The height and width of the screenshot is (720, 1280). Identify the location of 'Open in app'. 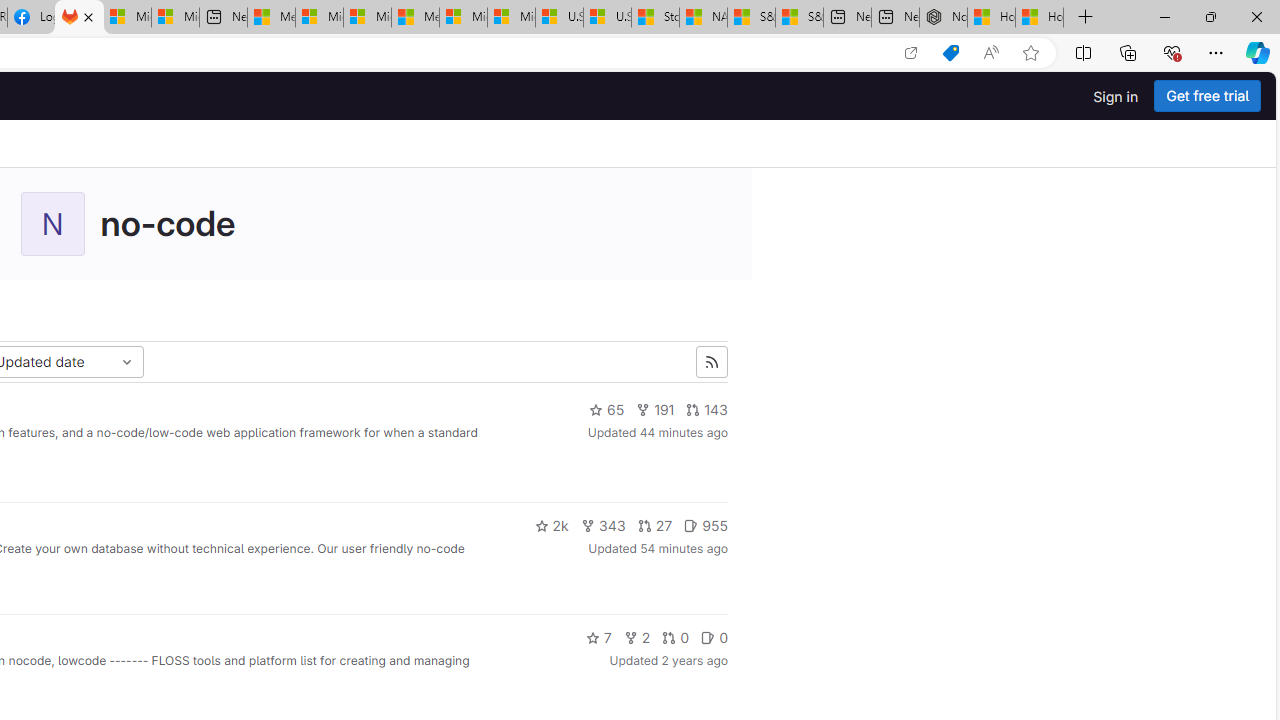
(909, 52).